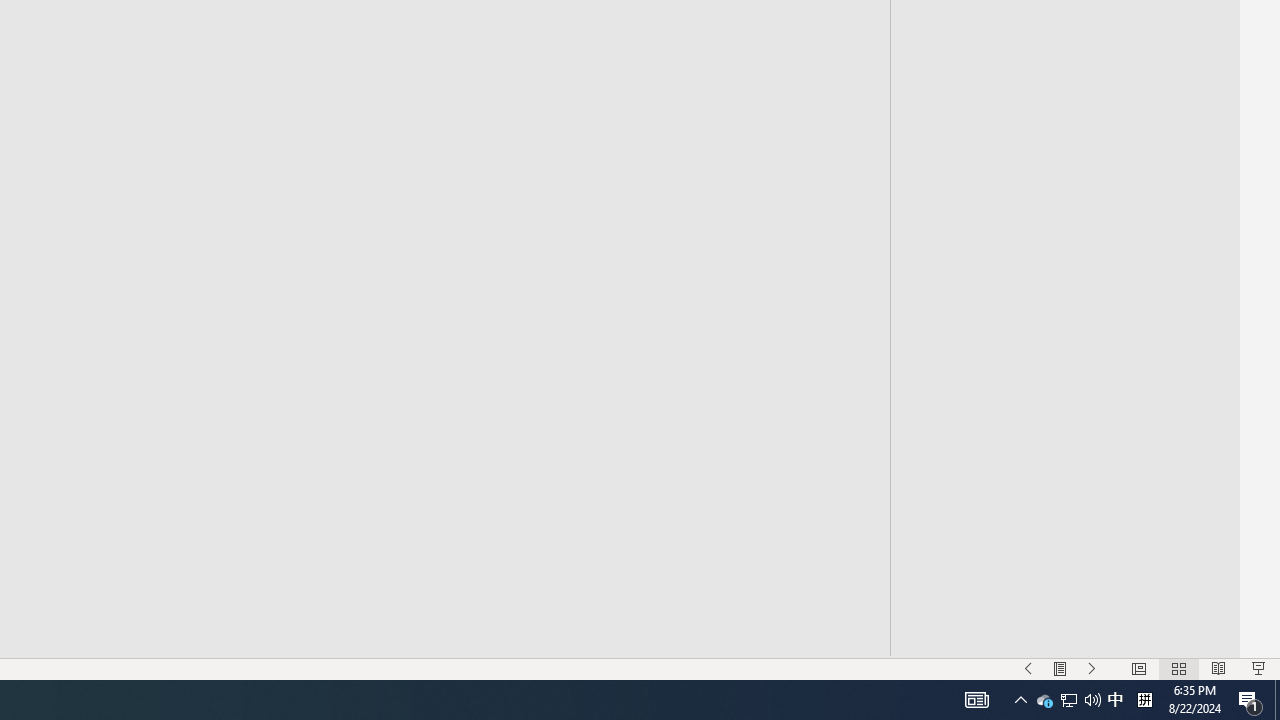  Describe the element at coordinates (1059, 669) in the screenshot. I see `'Menu On'` at that location.